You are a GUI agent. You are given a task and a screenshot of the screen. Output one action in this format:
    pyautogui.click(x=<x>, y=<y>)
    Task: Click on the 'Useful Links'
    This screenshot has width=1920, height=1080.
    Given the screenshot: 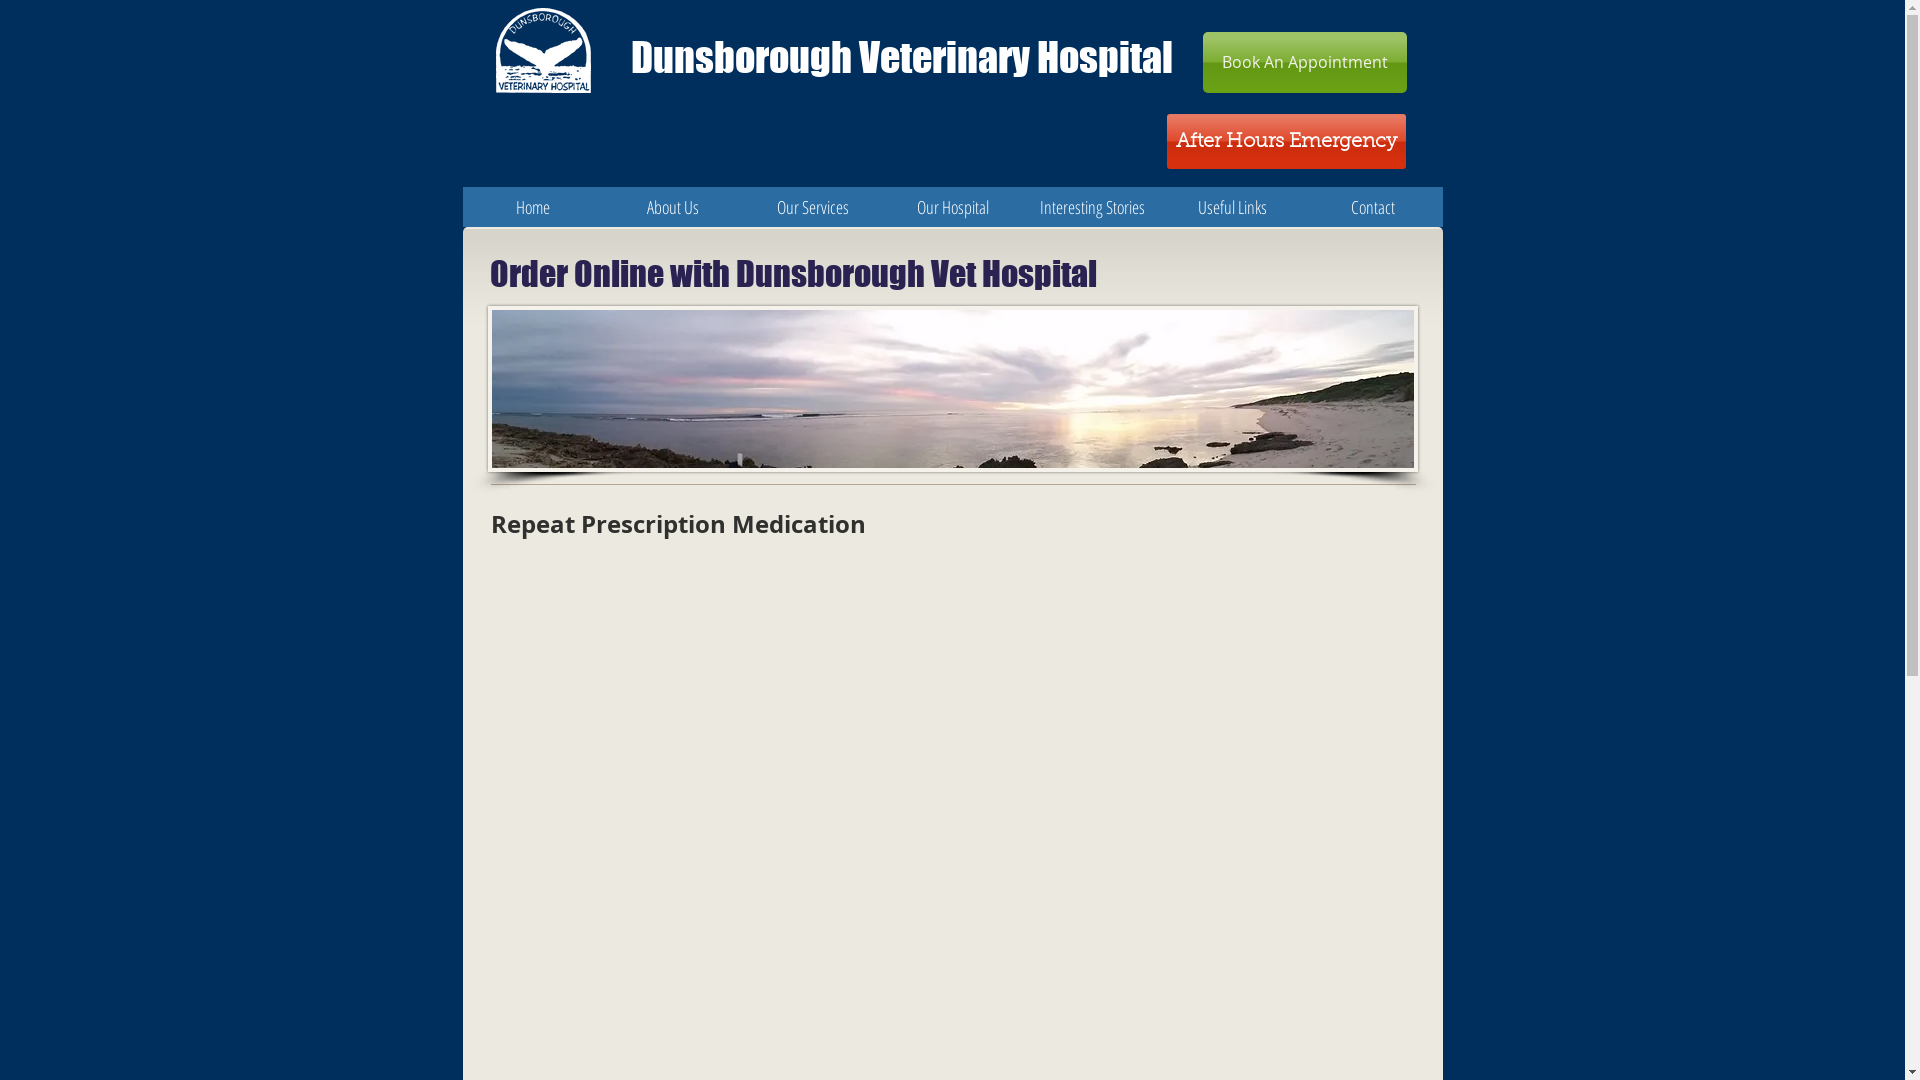 What is the action you would take?
    pyautogui.click(x=1231, y=207)
    